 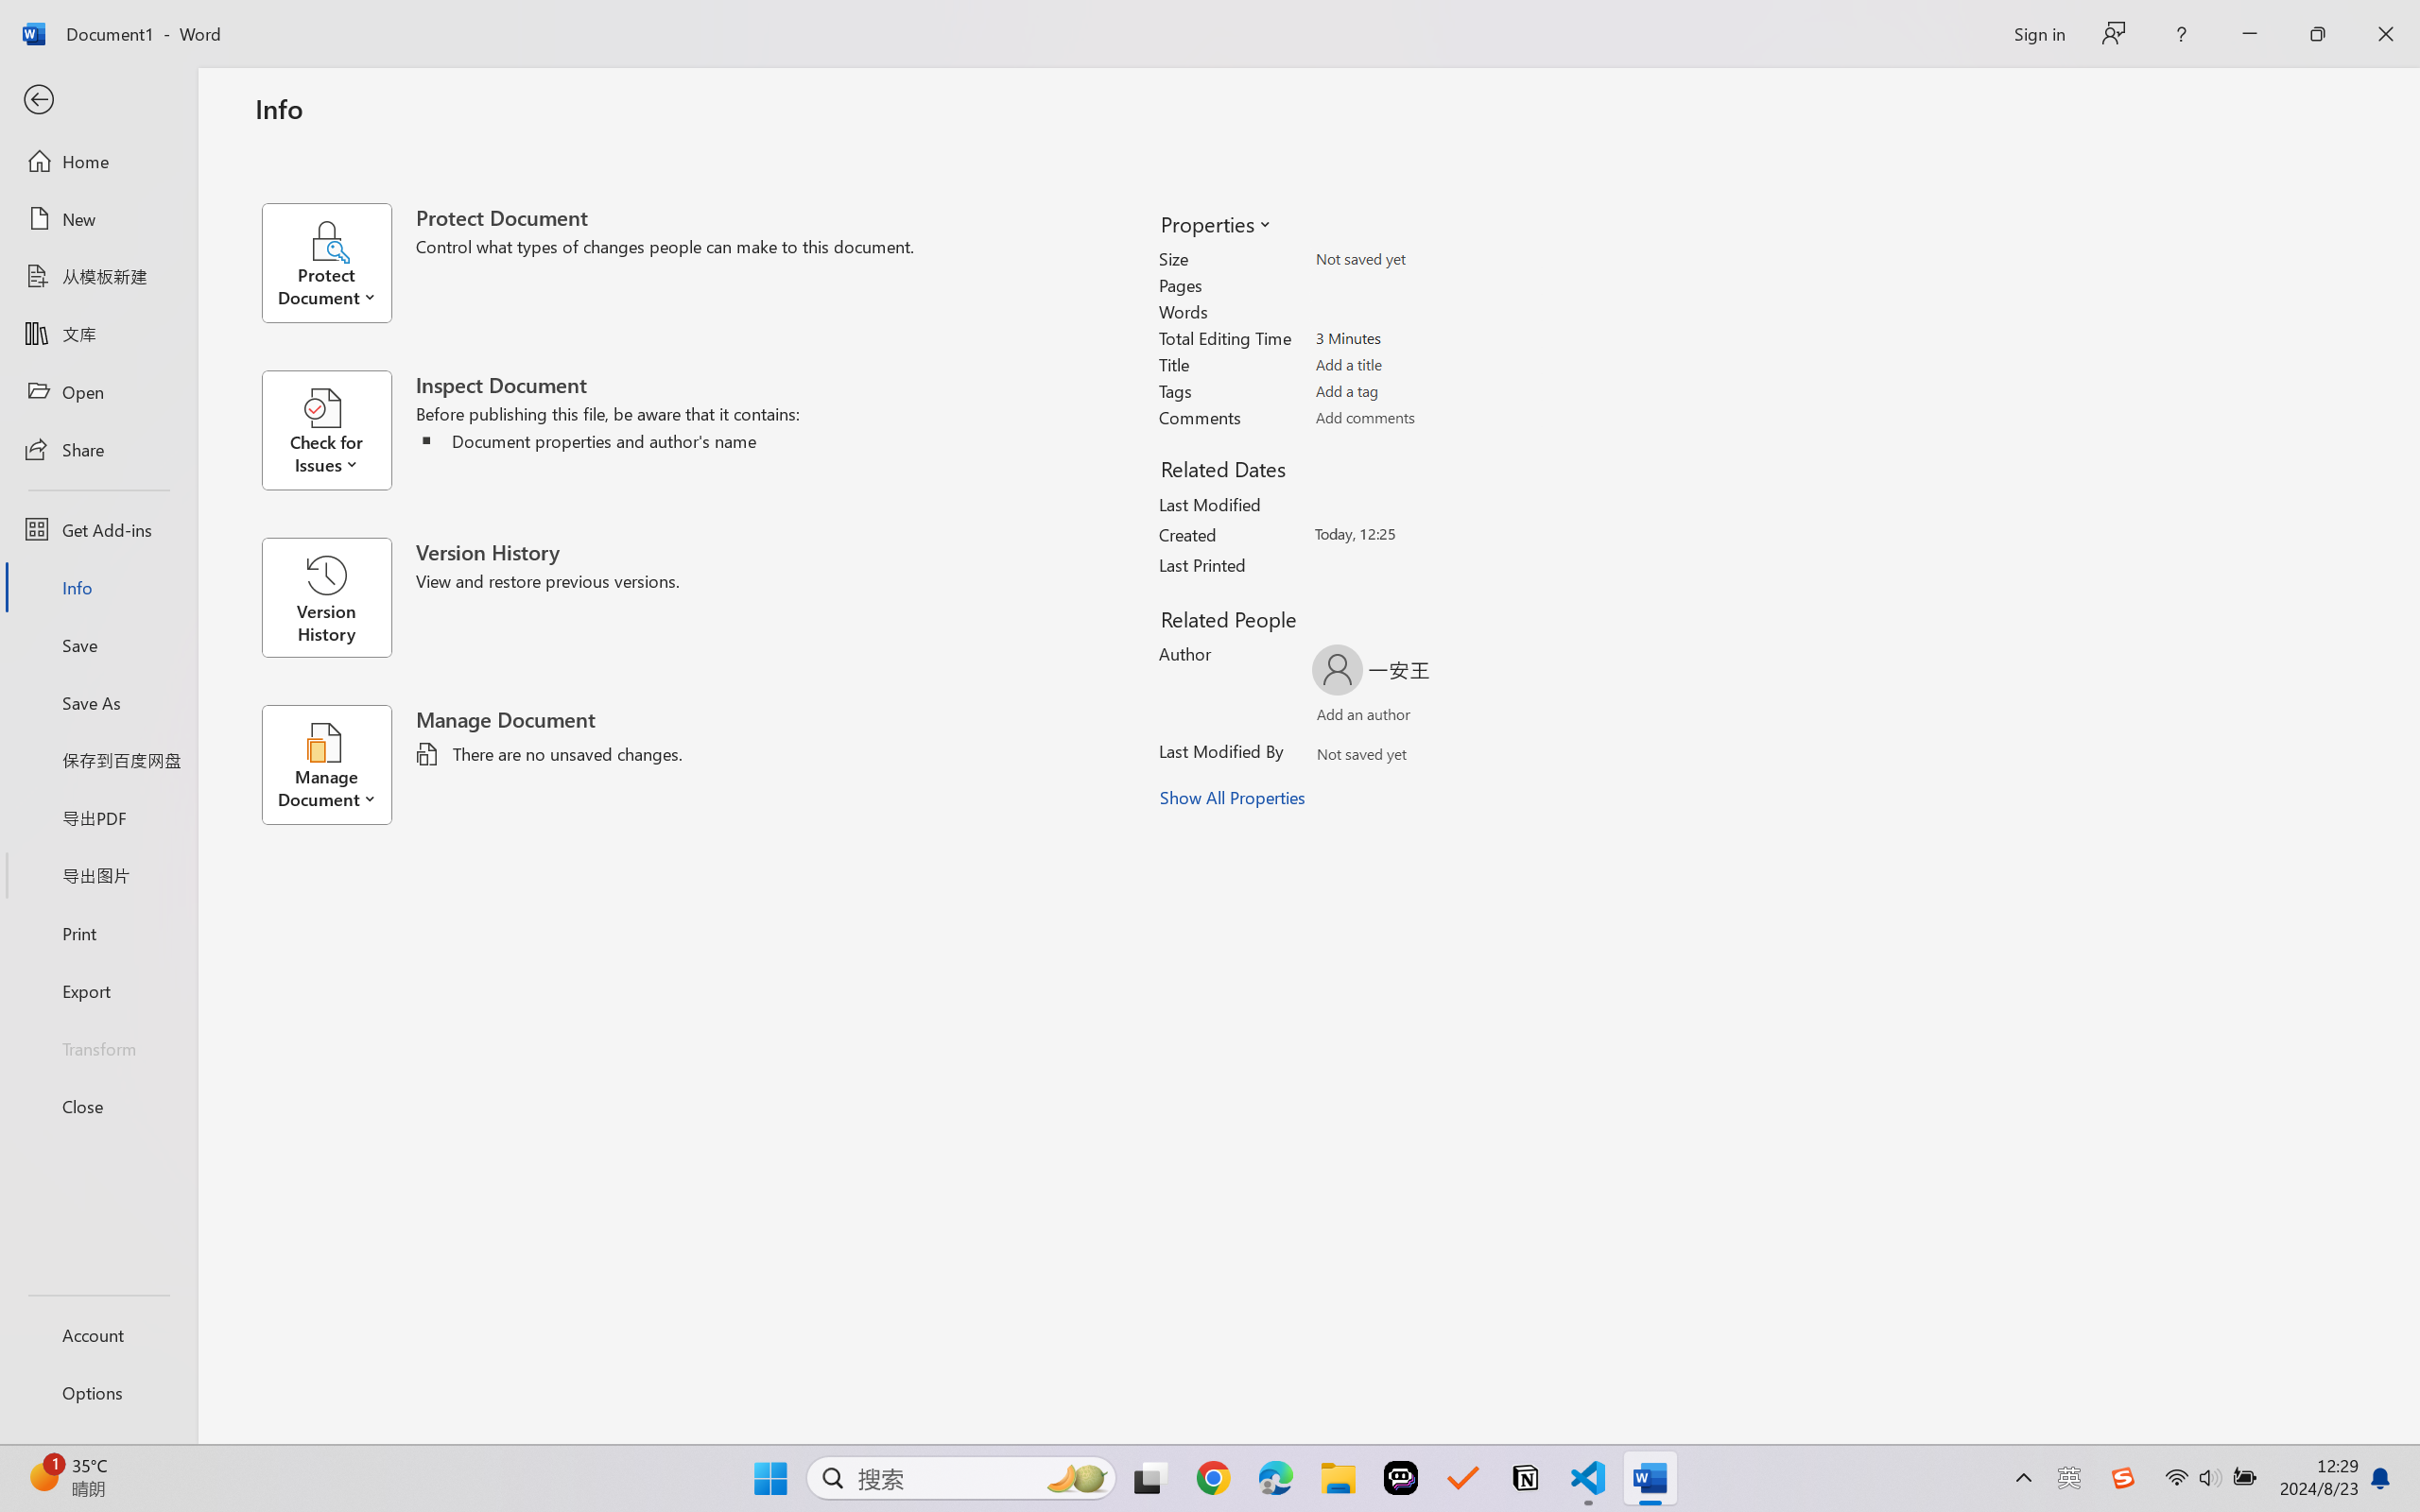 What do you see at coordinates (1426, 364) in the screenshot?
I see `'Title'` at bounding box center [1426, 364].